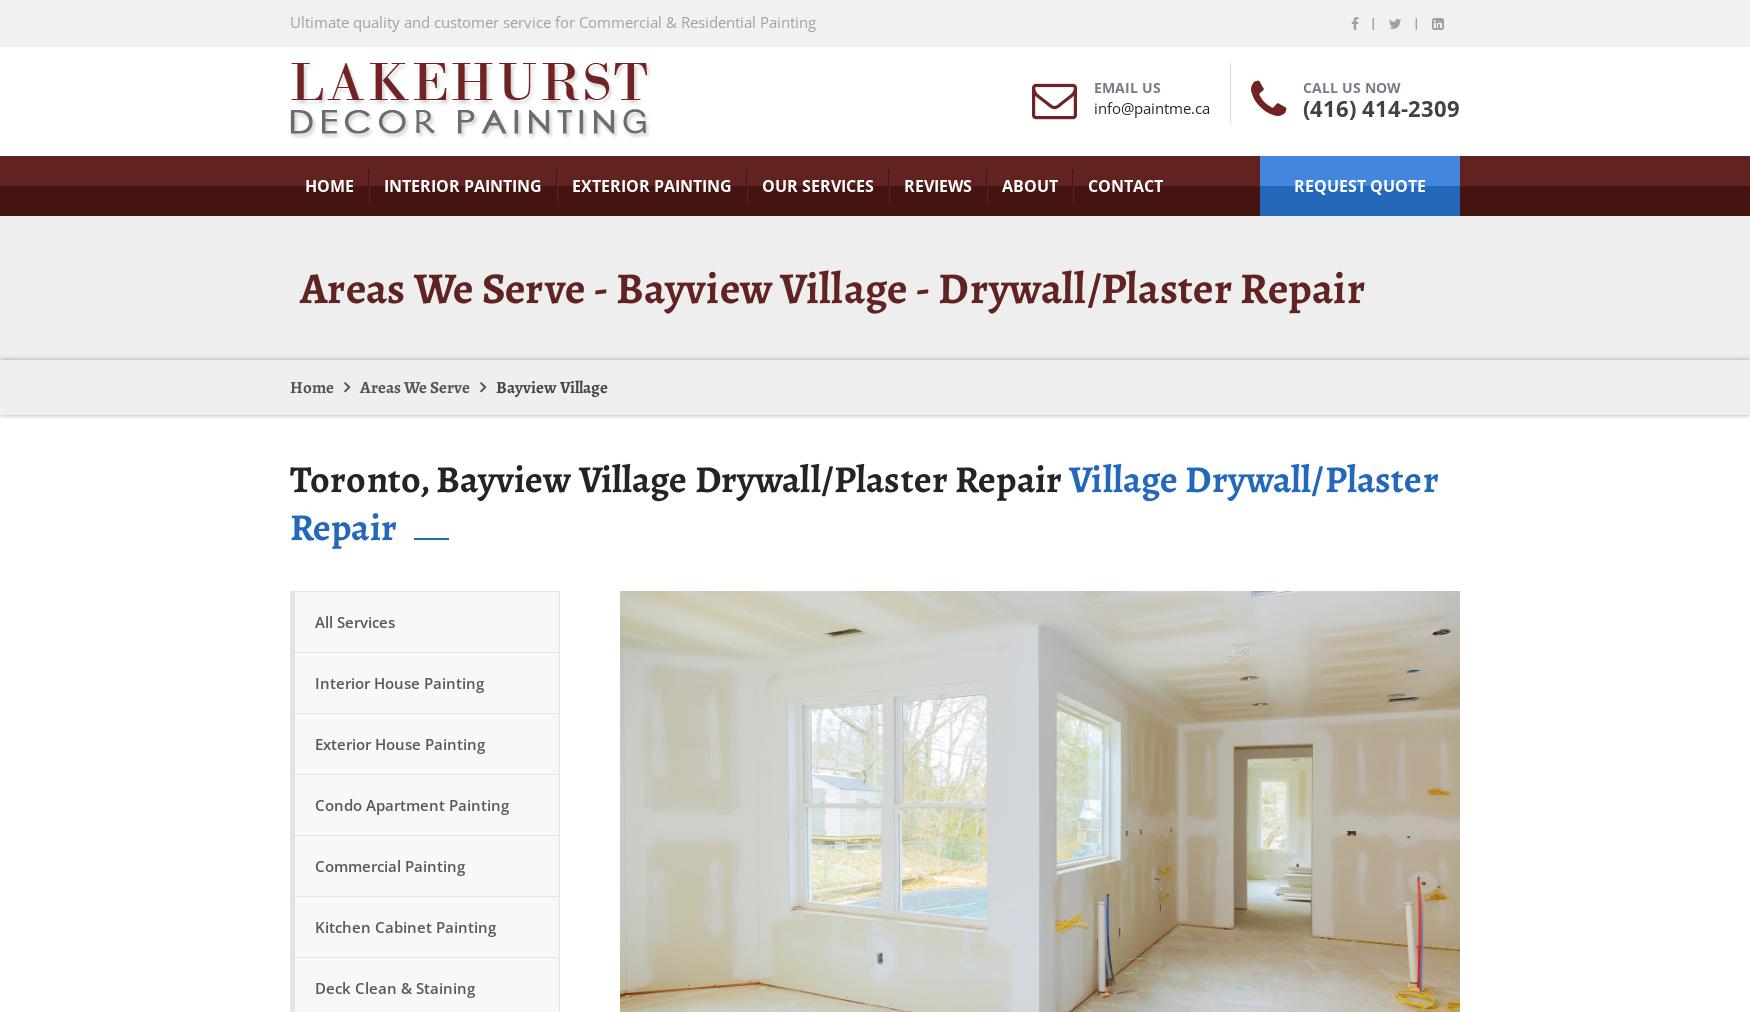 The height and width of the screenshot is (1012, 1750). Describe the element at coordinates (572, 186) in the screenshot. I see `'Exterior Painting'` at that location.